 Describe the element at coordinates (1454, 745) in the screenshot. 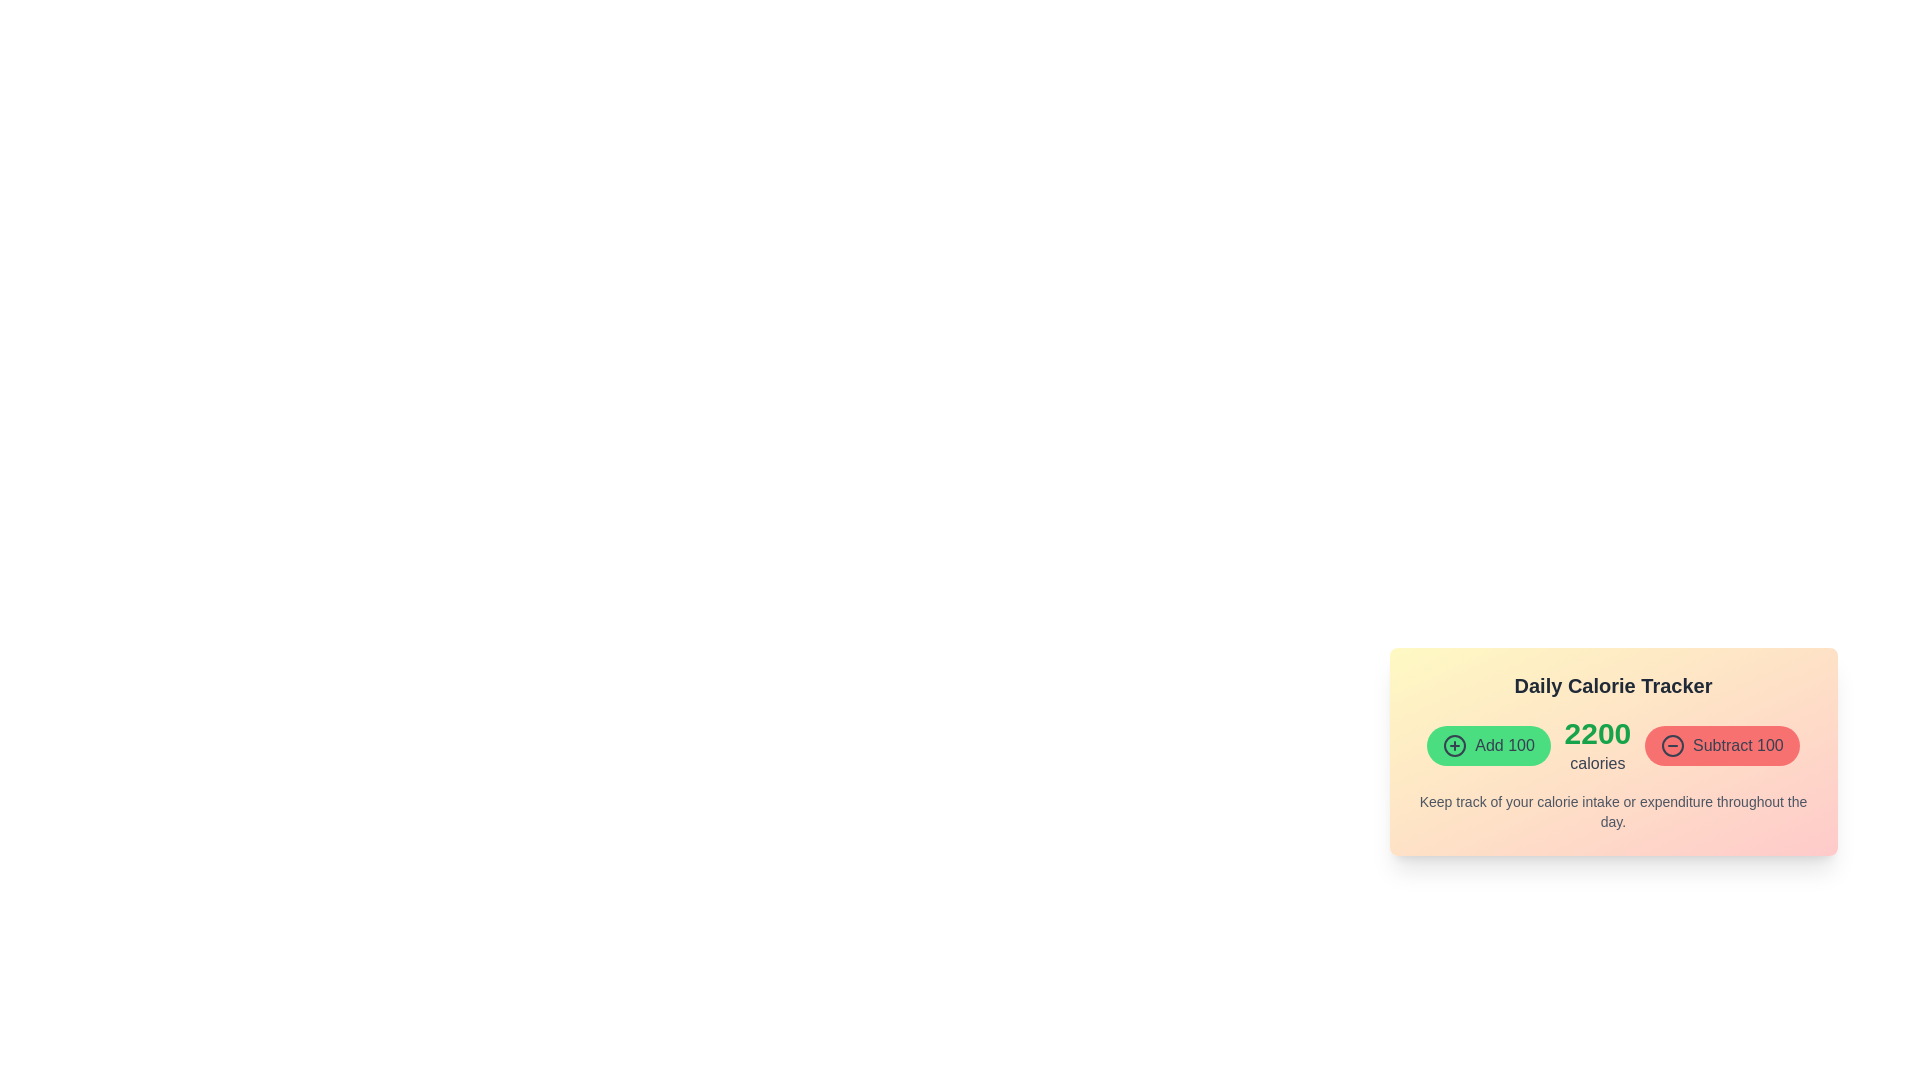

I see `the circle-plus icon on the left side of the 'Add 100' button in the 'Daily Calorie Tracker' panel to initiate the add action` at that location.